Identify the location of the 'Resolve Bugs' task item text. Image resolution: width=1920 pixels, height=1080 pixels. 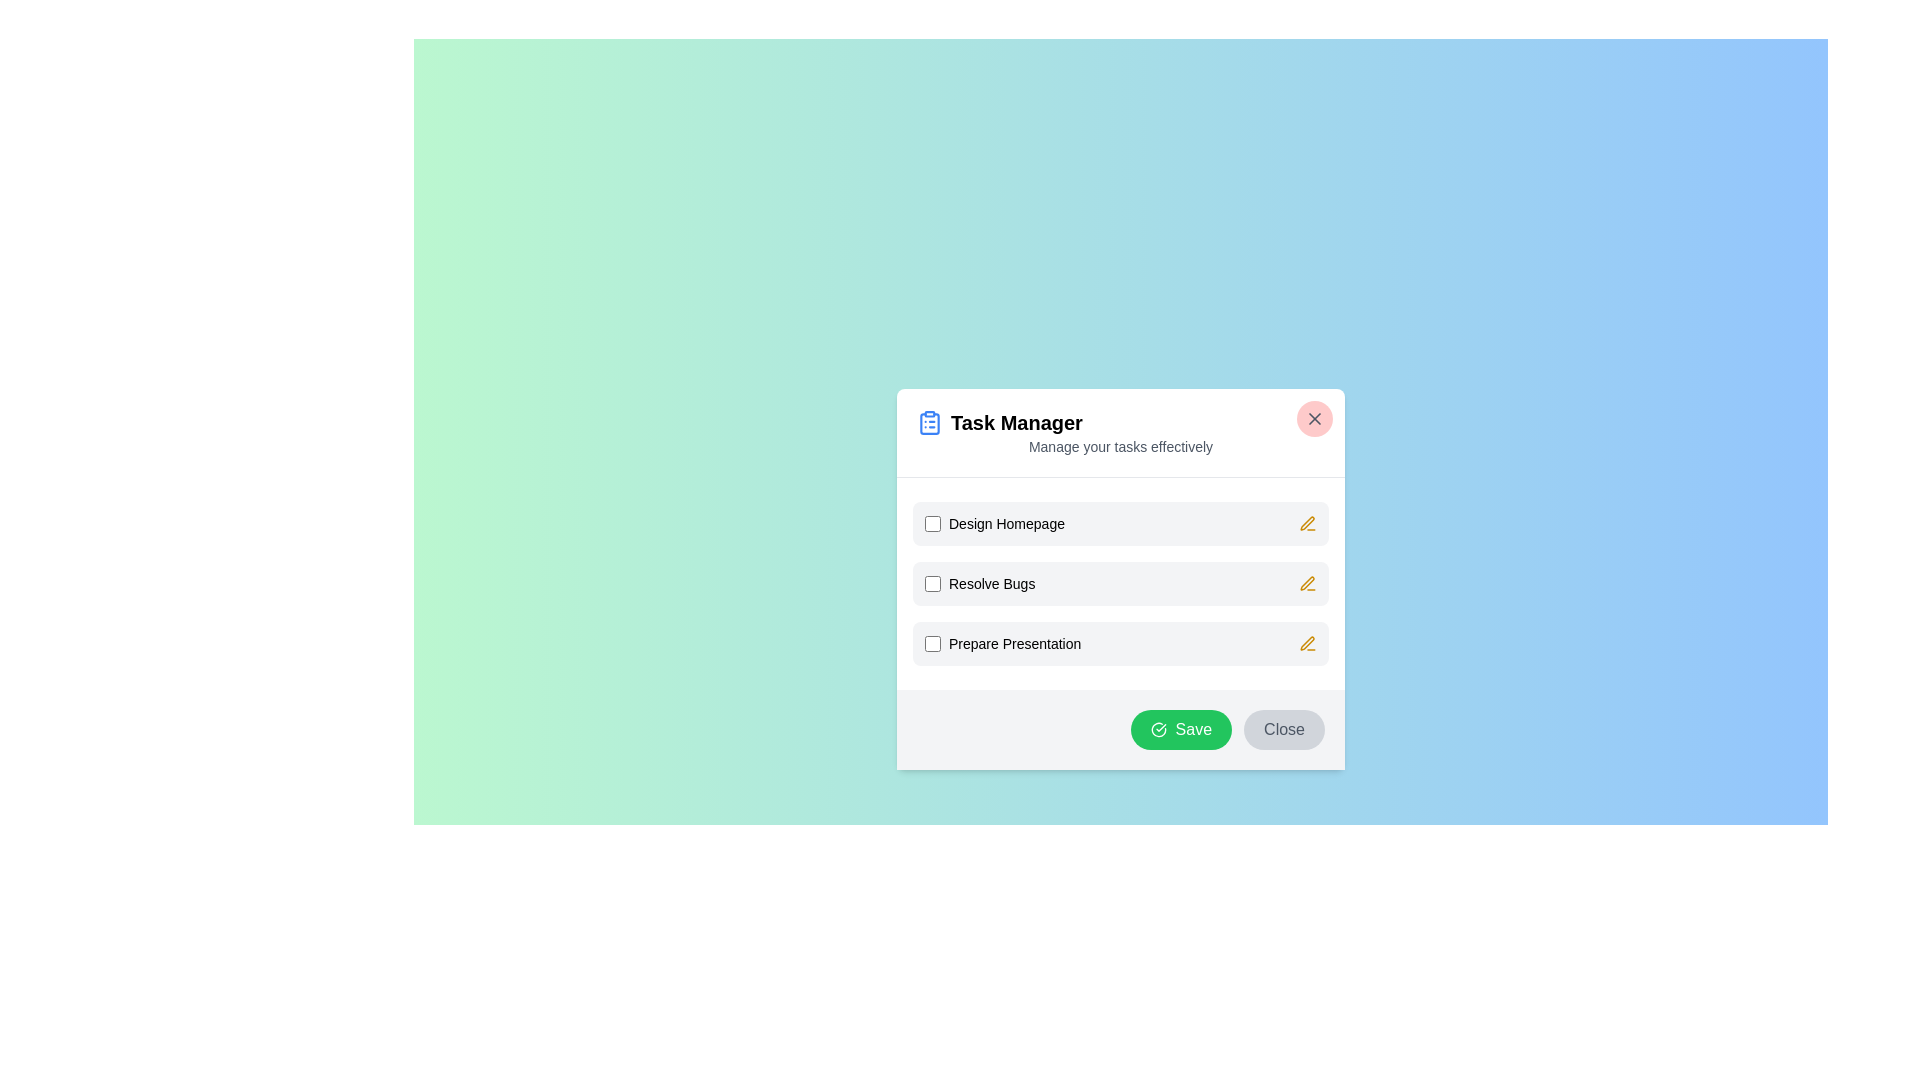
(980, 583).